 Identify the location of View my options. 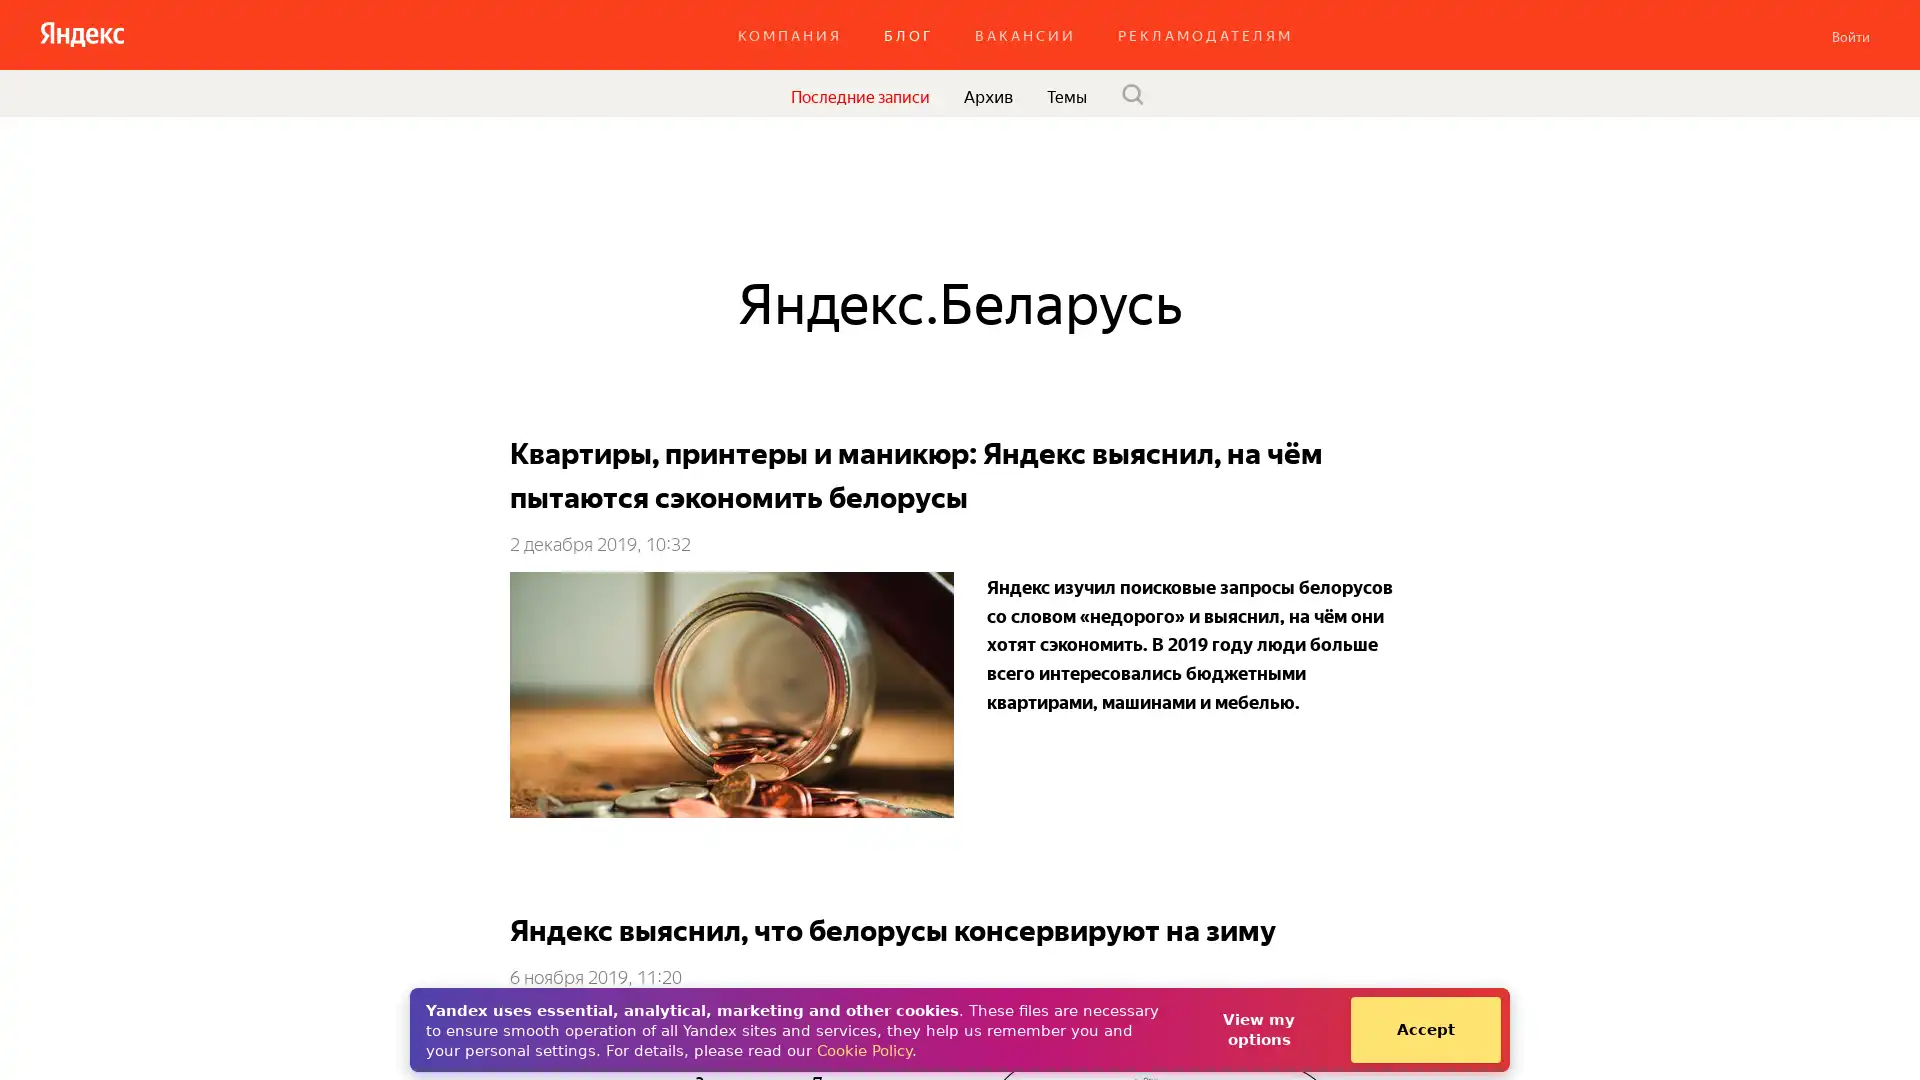
(1257, 1029).